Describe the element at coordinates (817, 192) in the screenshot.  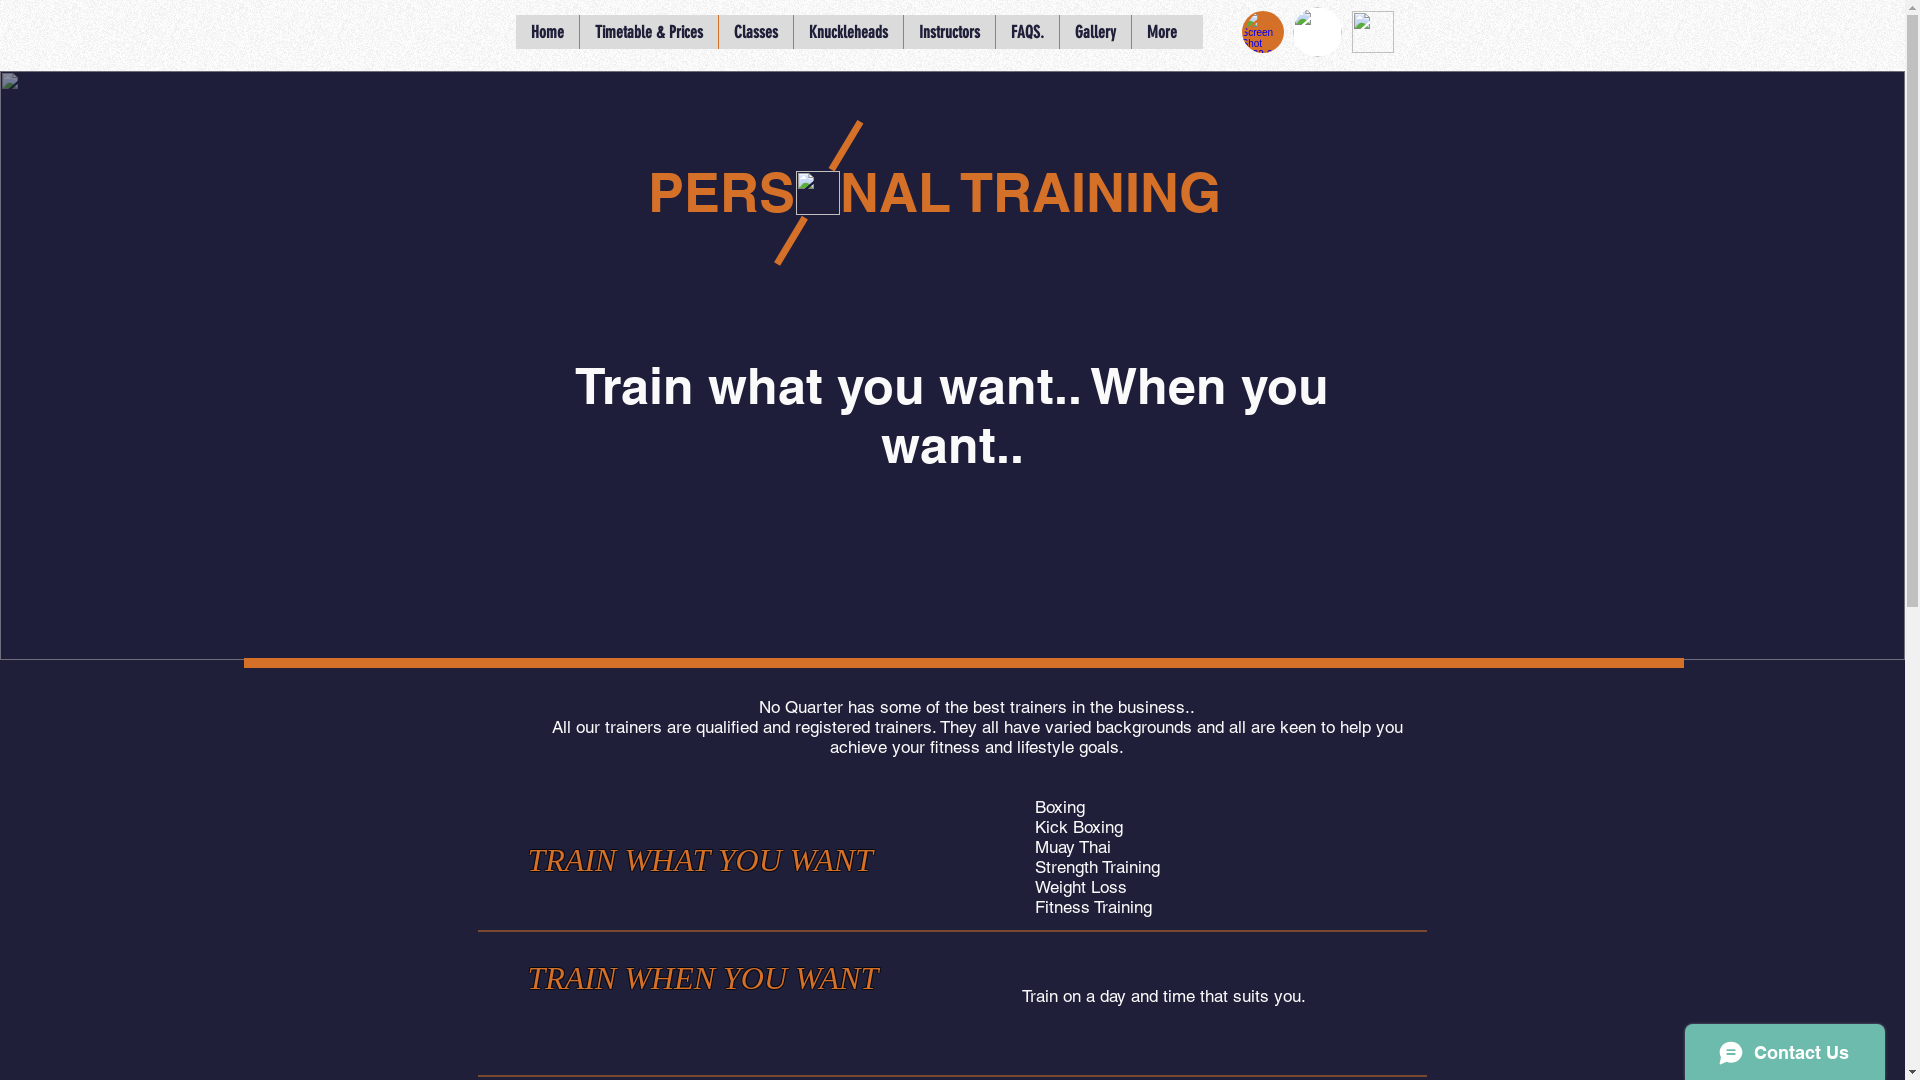
I see `'punch icon.png'` at that location.